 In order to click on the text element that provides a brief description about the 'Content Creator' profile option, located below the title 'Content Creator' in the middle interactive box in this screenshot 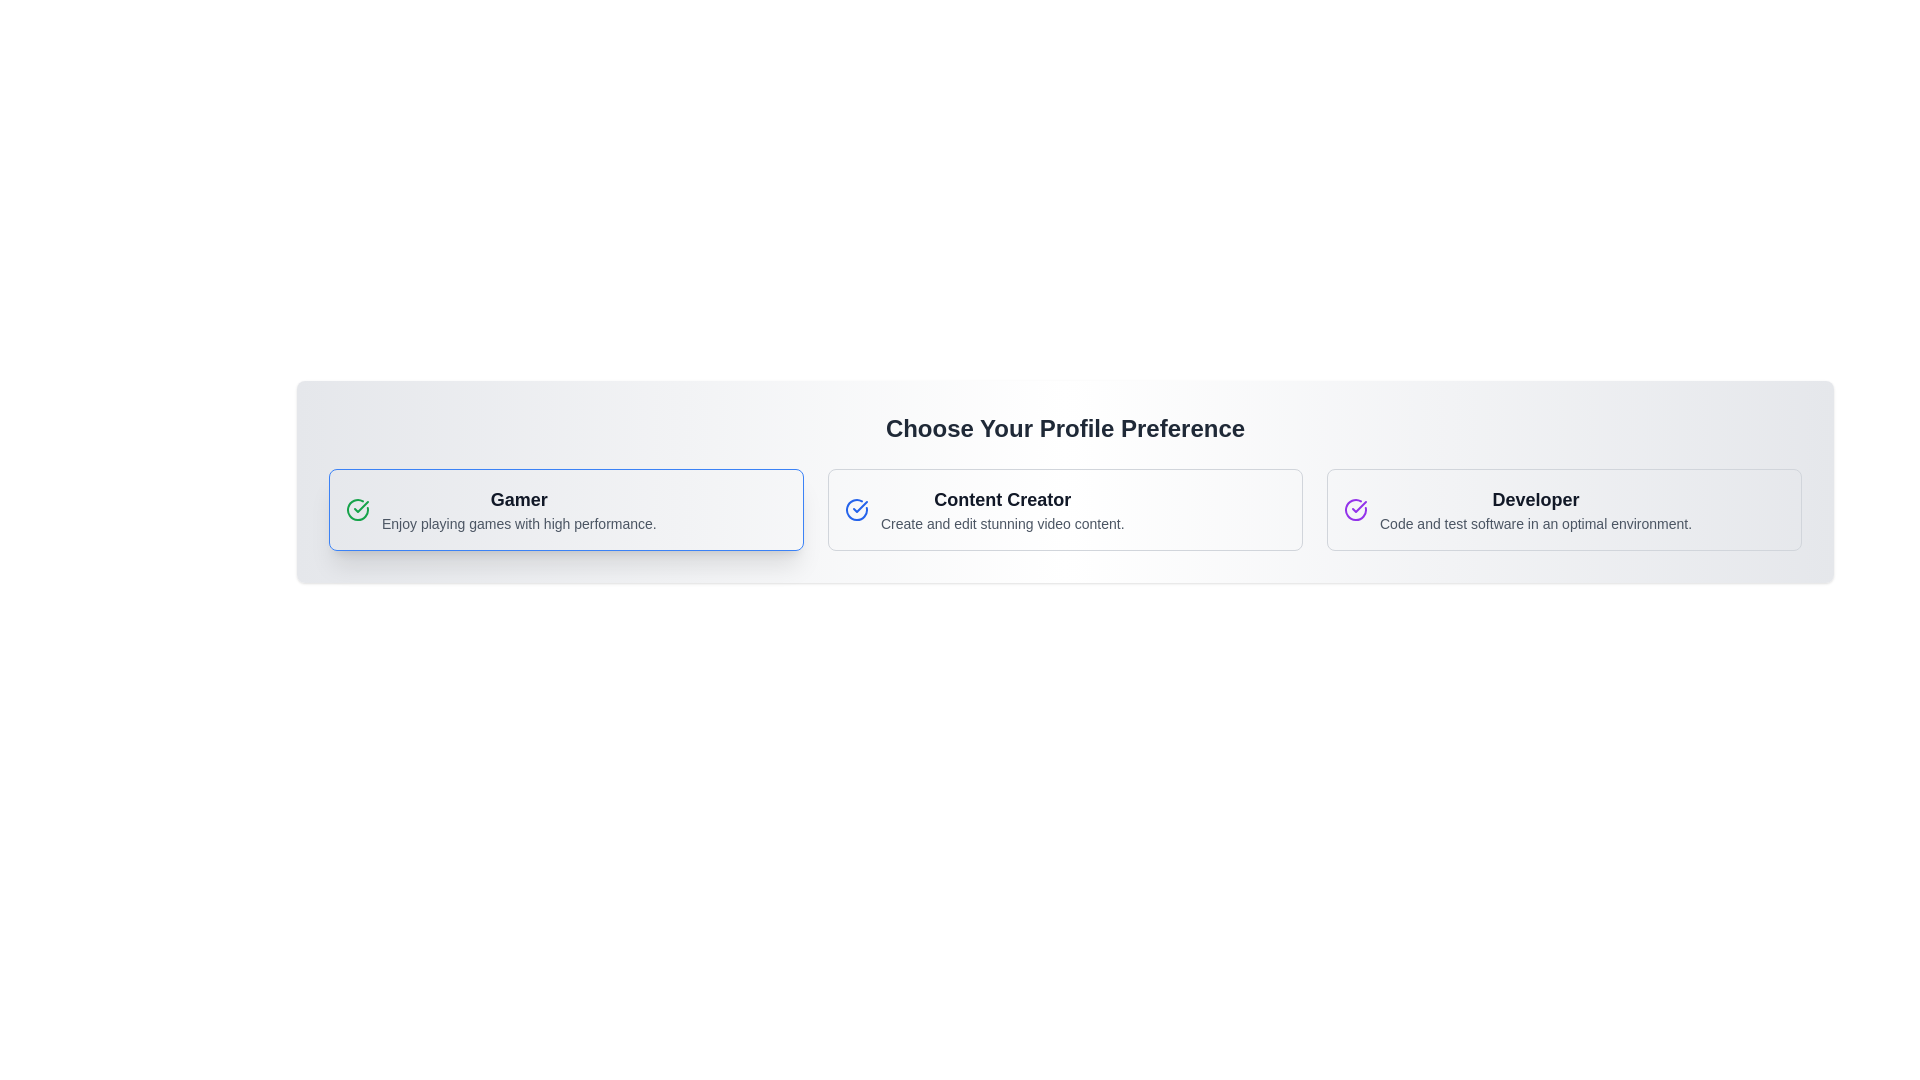, I will do `click(1002, 523)`.